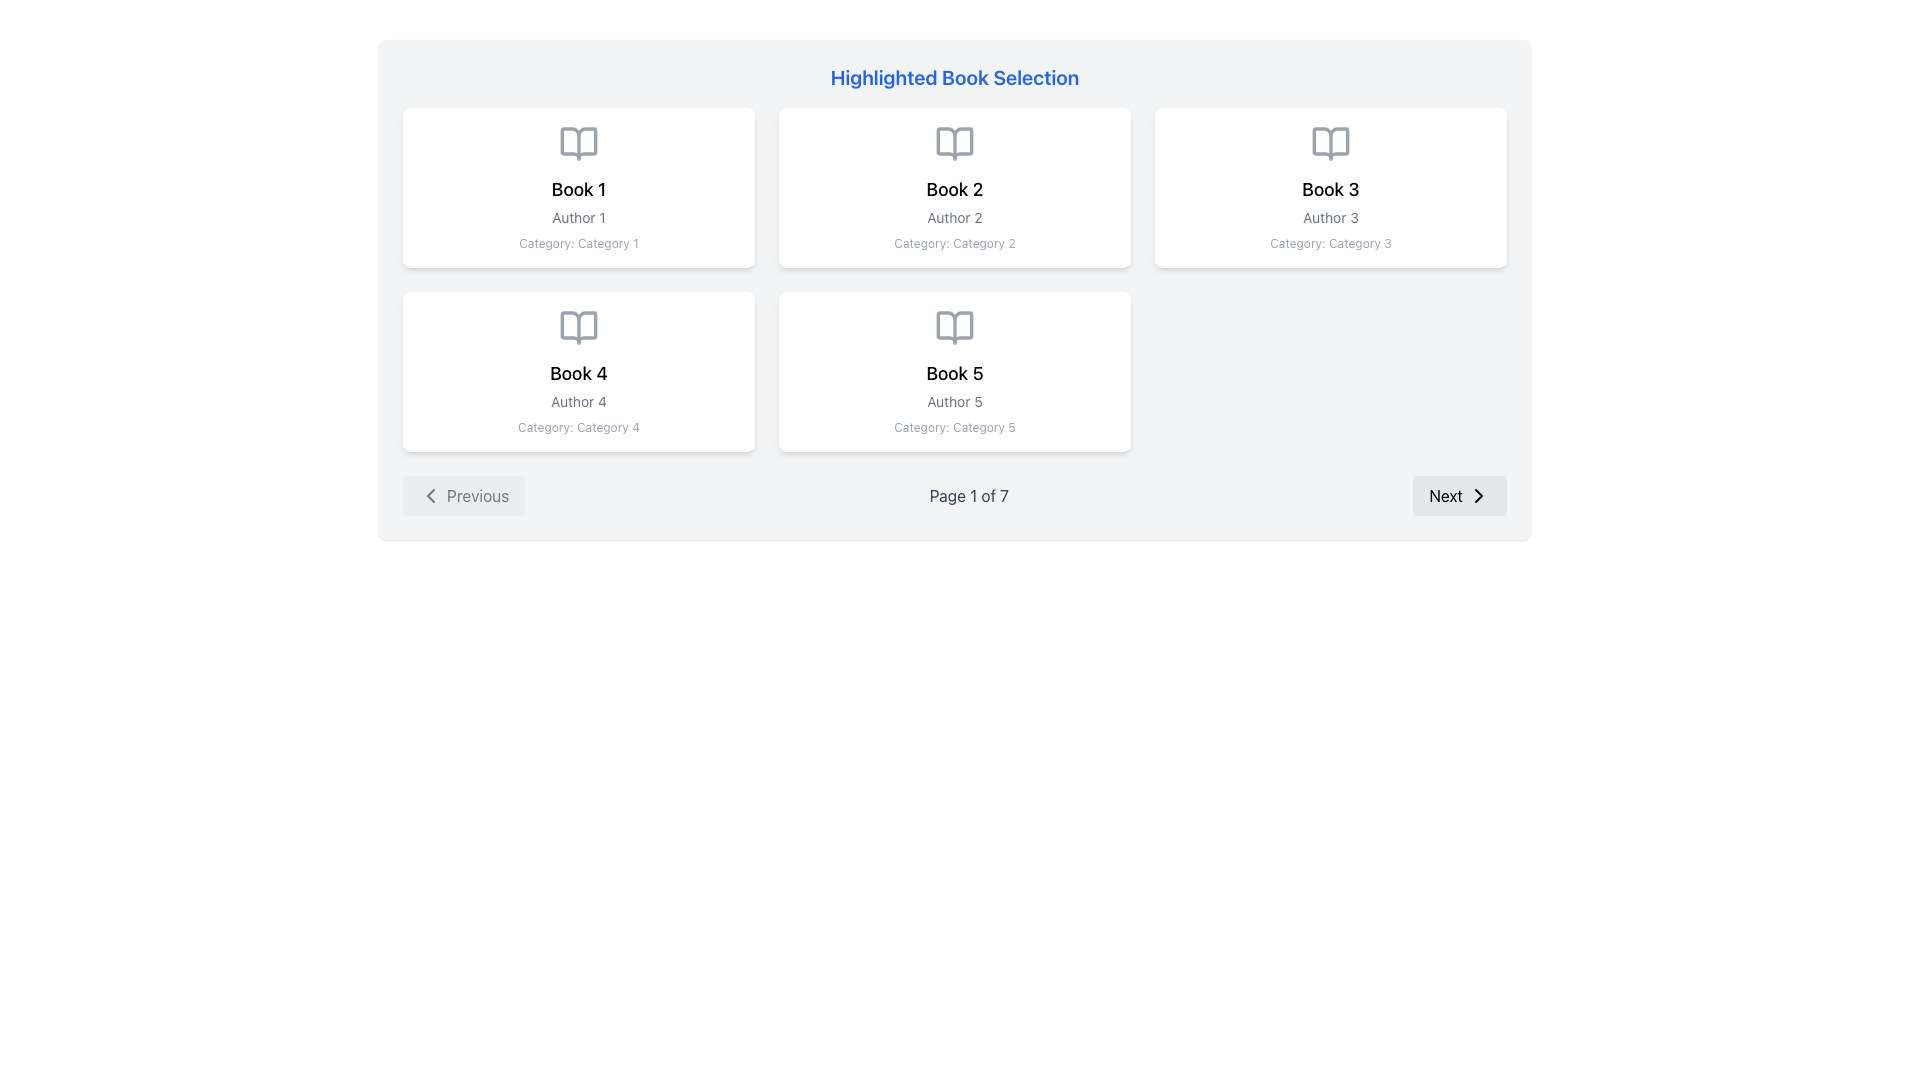 Image resolution: width=1920 pixels, height=1080 pixels. What do you see at coordinates (578, 374) in the screenshot?
I see `the text label that reads 'Book 4', which is styled in bold and centered format, located in the third card of a two-by-two grid layout` at bounding box center [578, 374].